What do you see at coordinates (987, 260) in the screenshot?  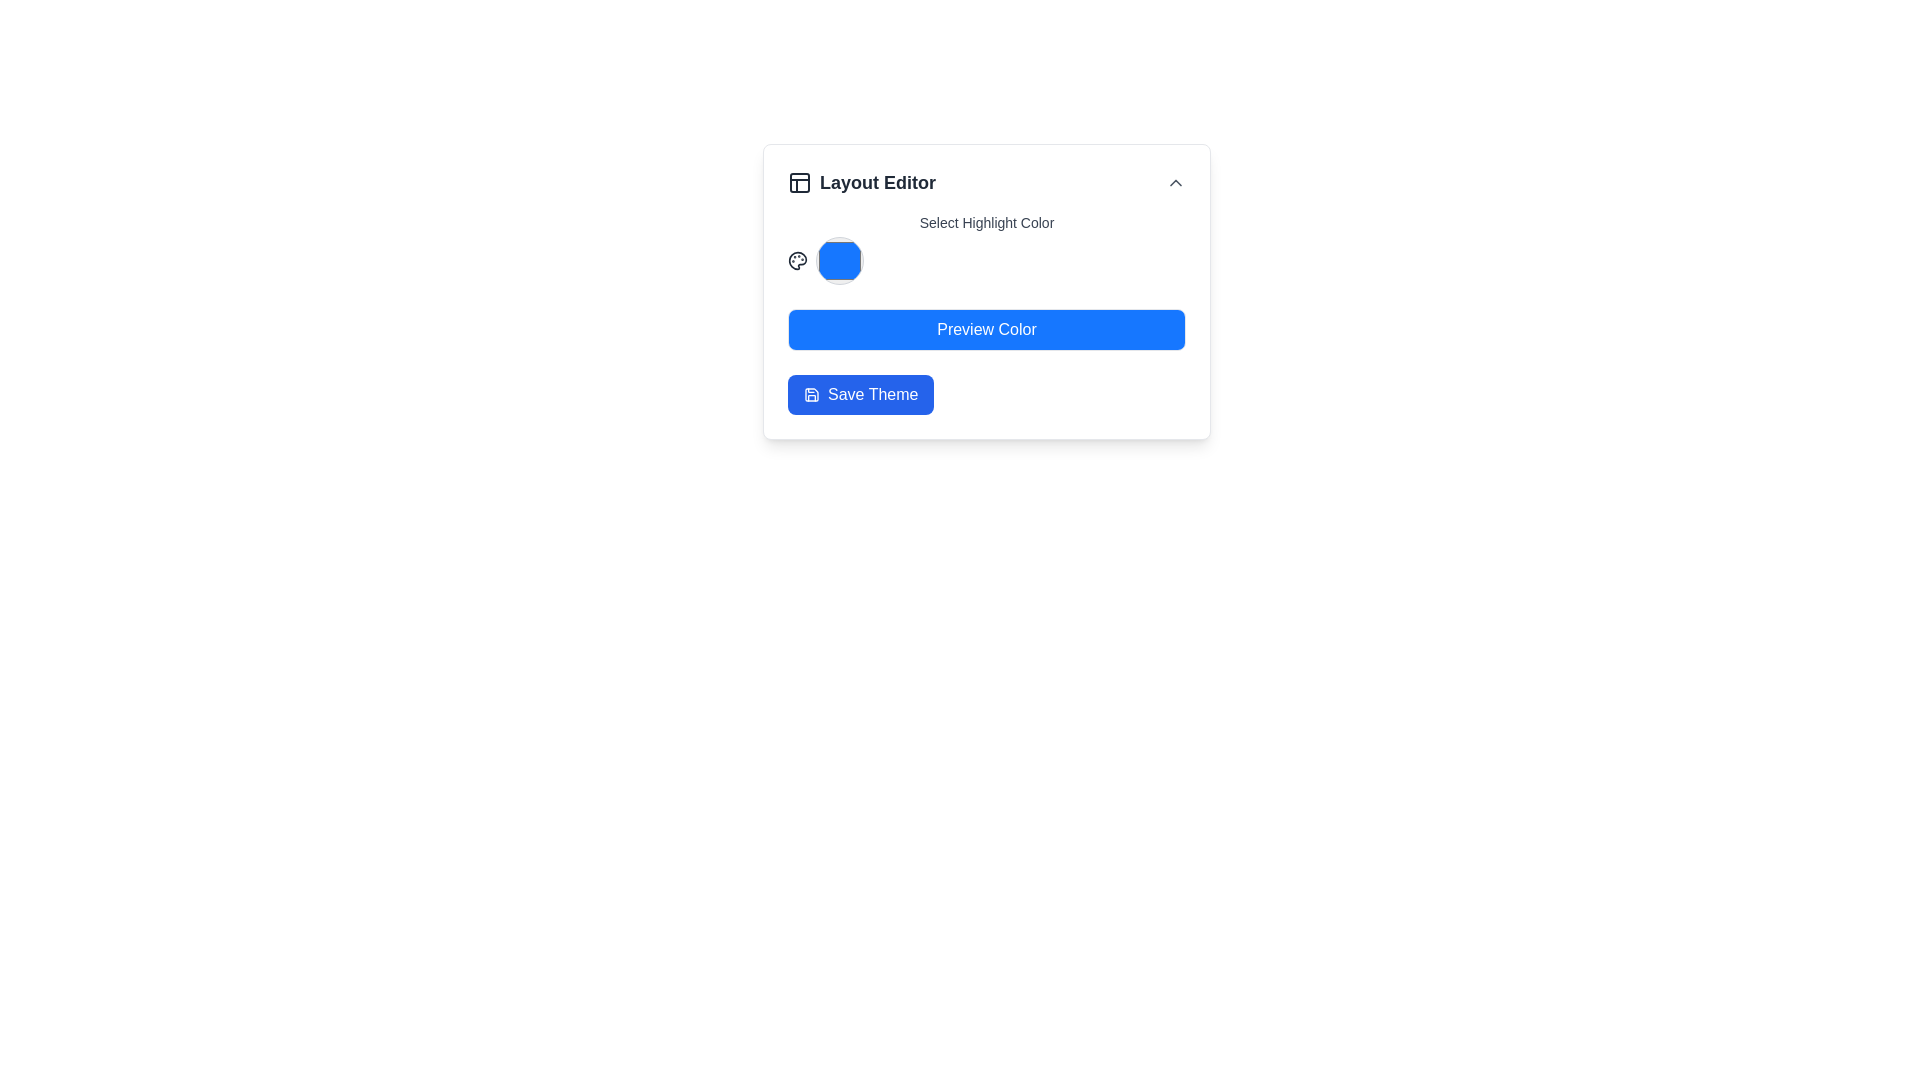 I see `the Interactive Flex Row located beneath the 'Select Highlight Color' title` at bounding box center [987, 260].